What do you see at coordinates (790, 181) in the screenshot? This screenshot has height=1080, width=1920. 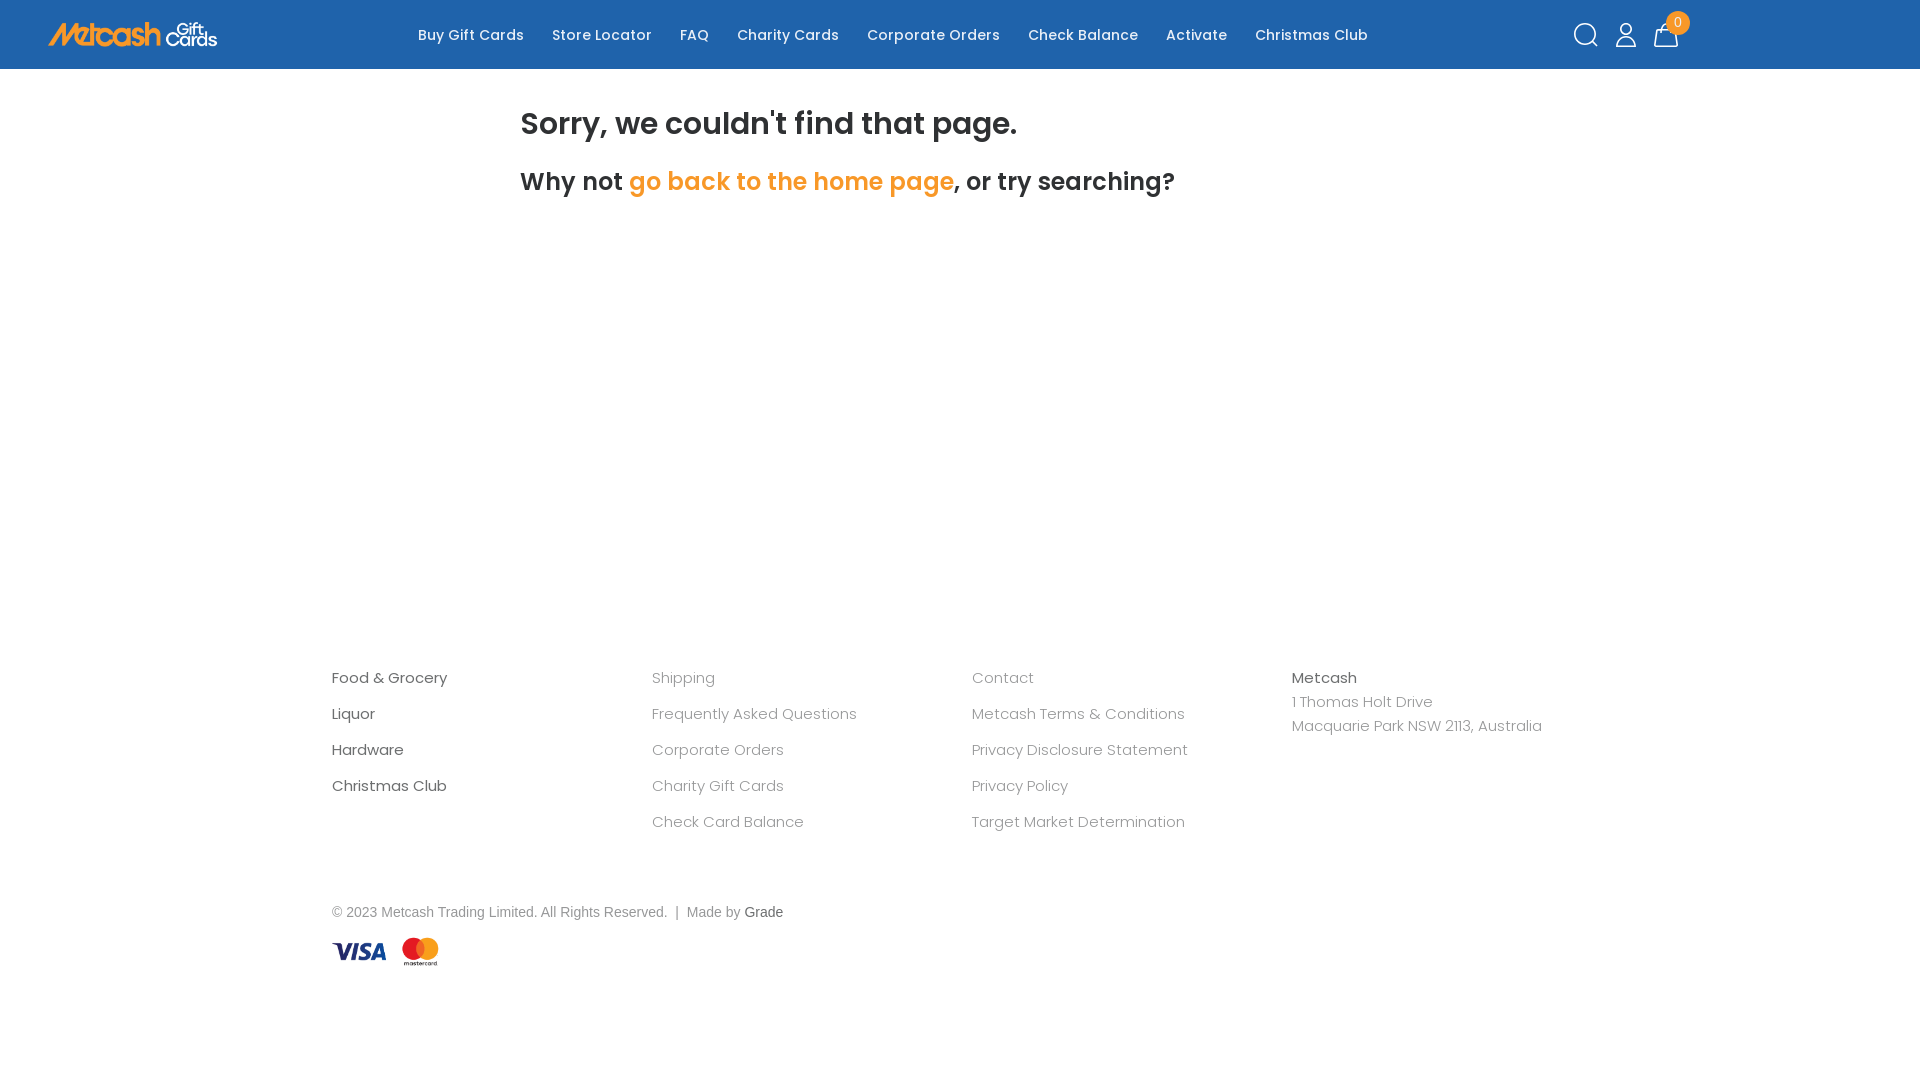 I see `'go back to the home page'` at bounding box center [790, 181].